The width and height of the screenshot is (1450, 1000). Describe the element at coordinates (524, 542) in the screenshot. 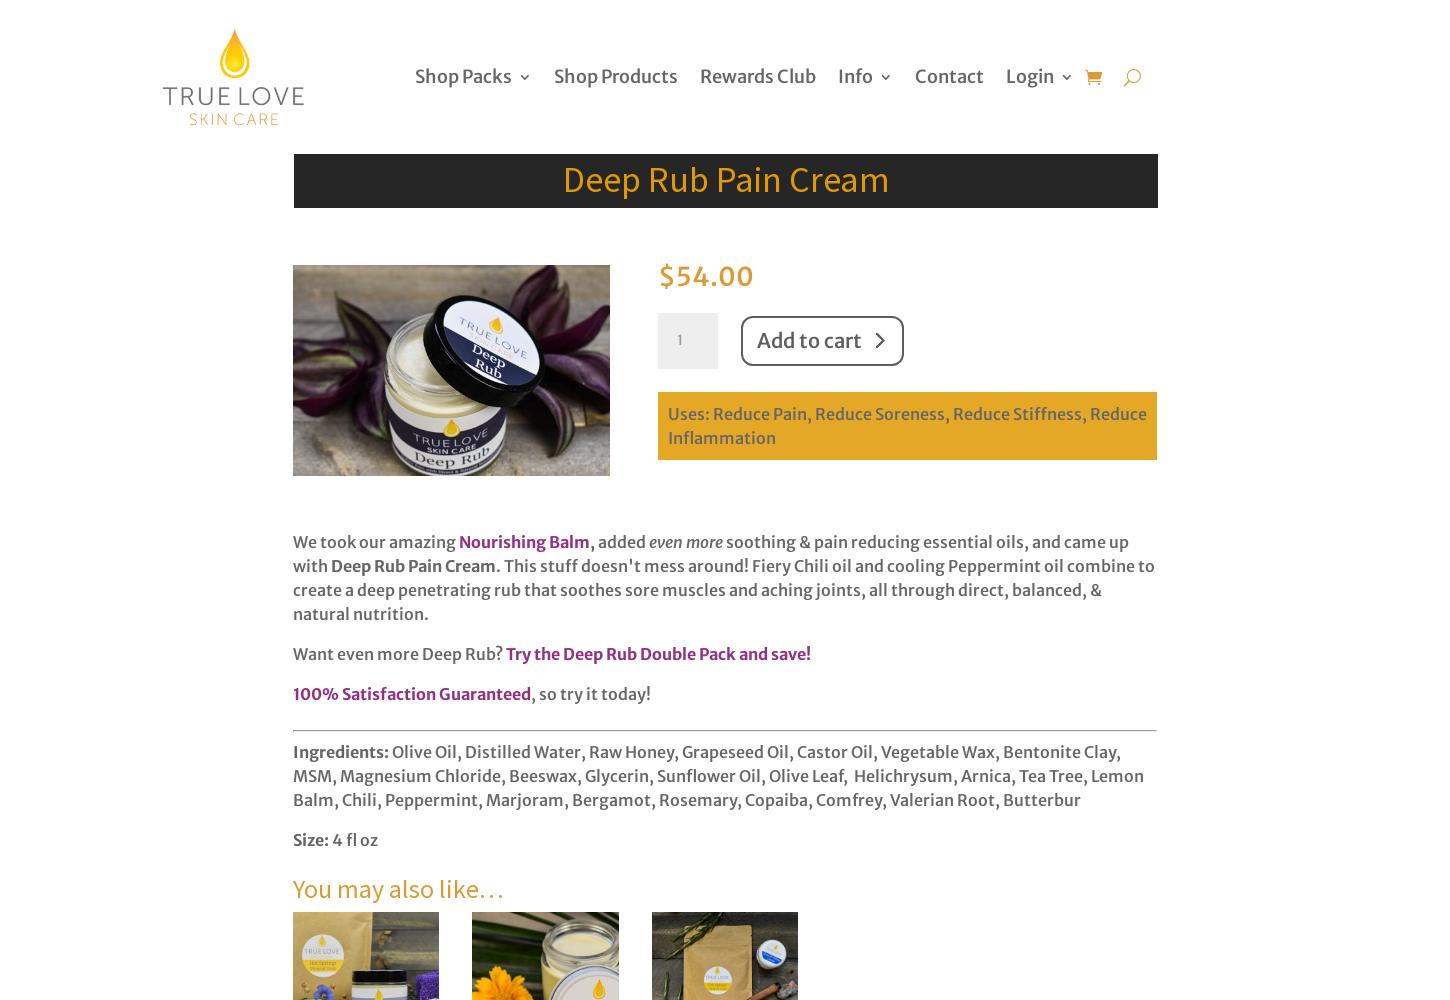

I see `'Nourishing Balm'` at that location.